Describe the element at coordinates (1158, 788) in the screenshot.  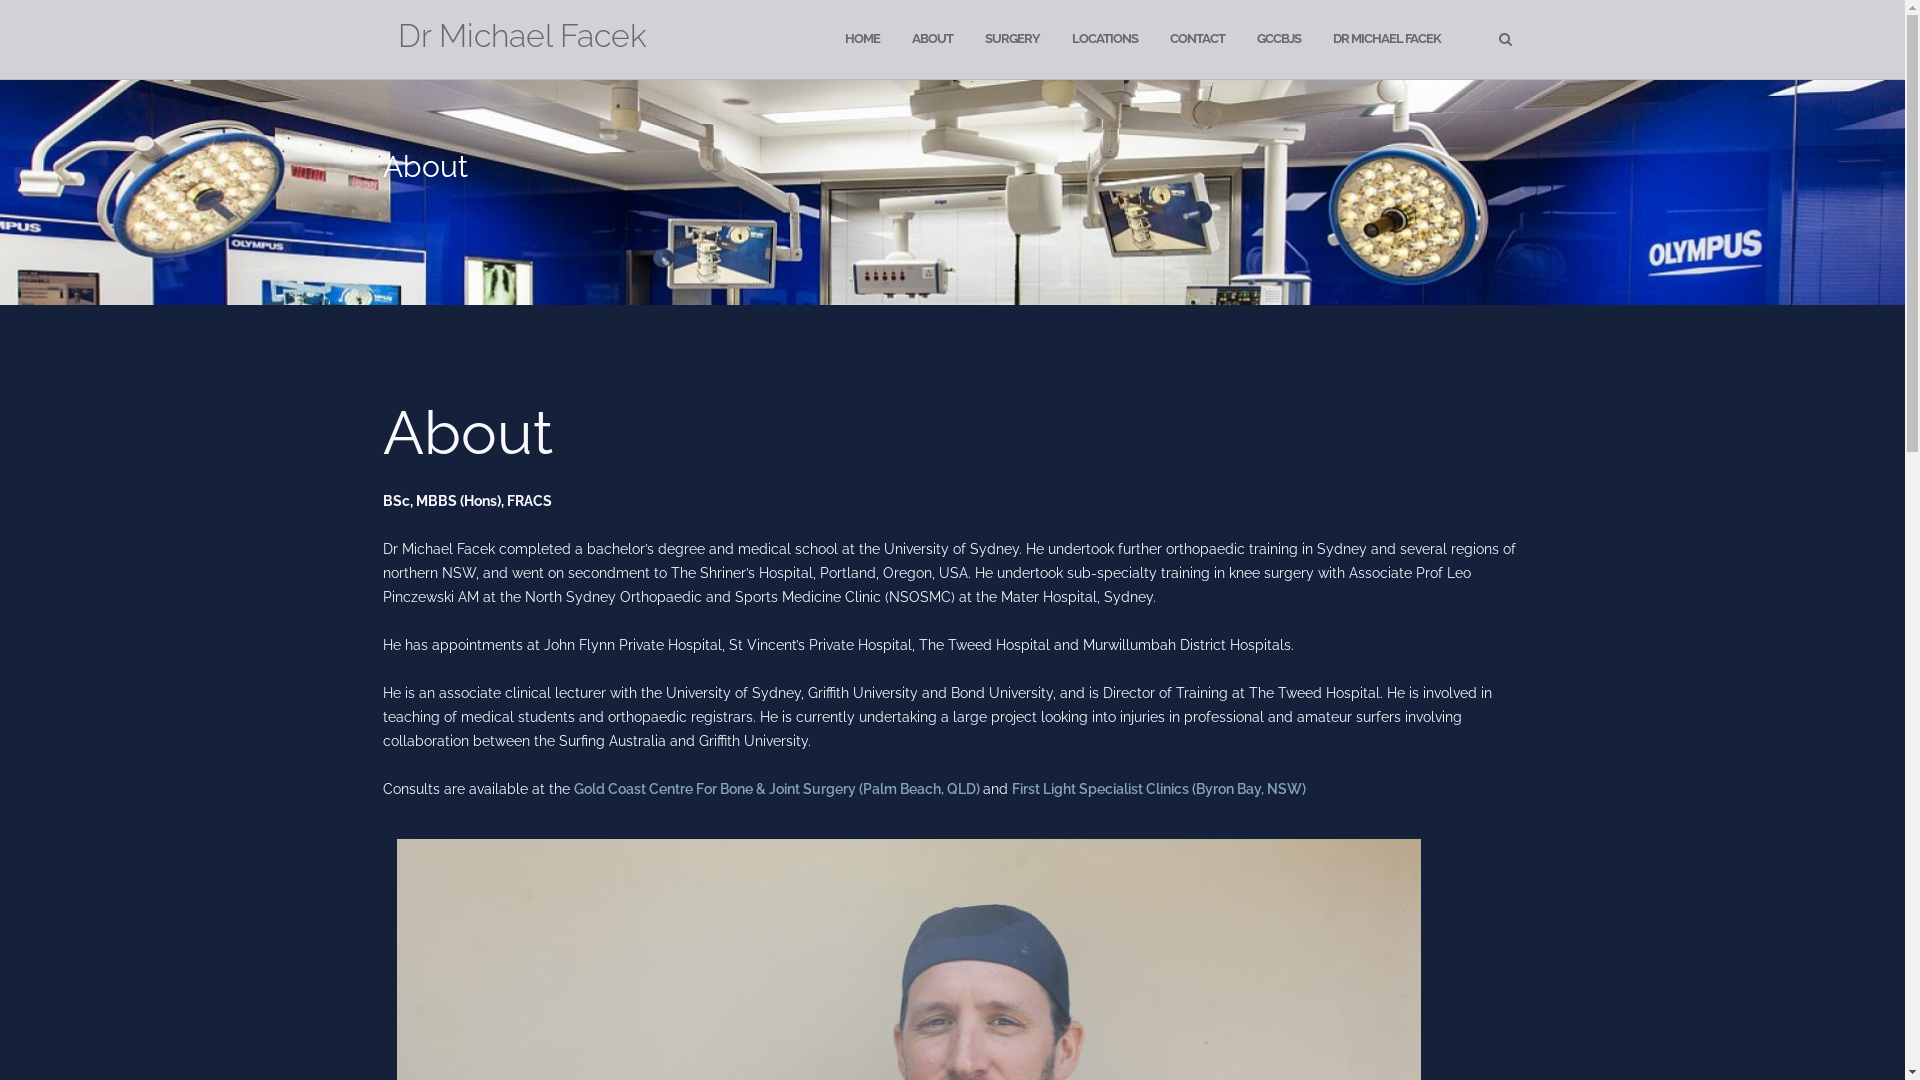
I see `'First Light Specialist Clinics (Byron Bay, NSW)'` at that location.